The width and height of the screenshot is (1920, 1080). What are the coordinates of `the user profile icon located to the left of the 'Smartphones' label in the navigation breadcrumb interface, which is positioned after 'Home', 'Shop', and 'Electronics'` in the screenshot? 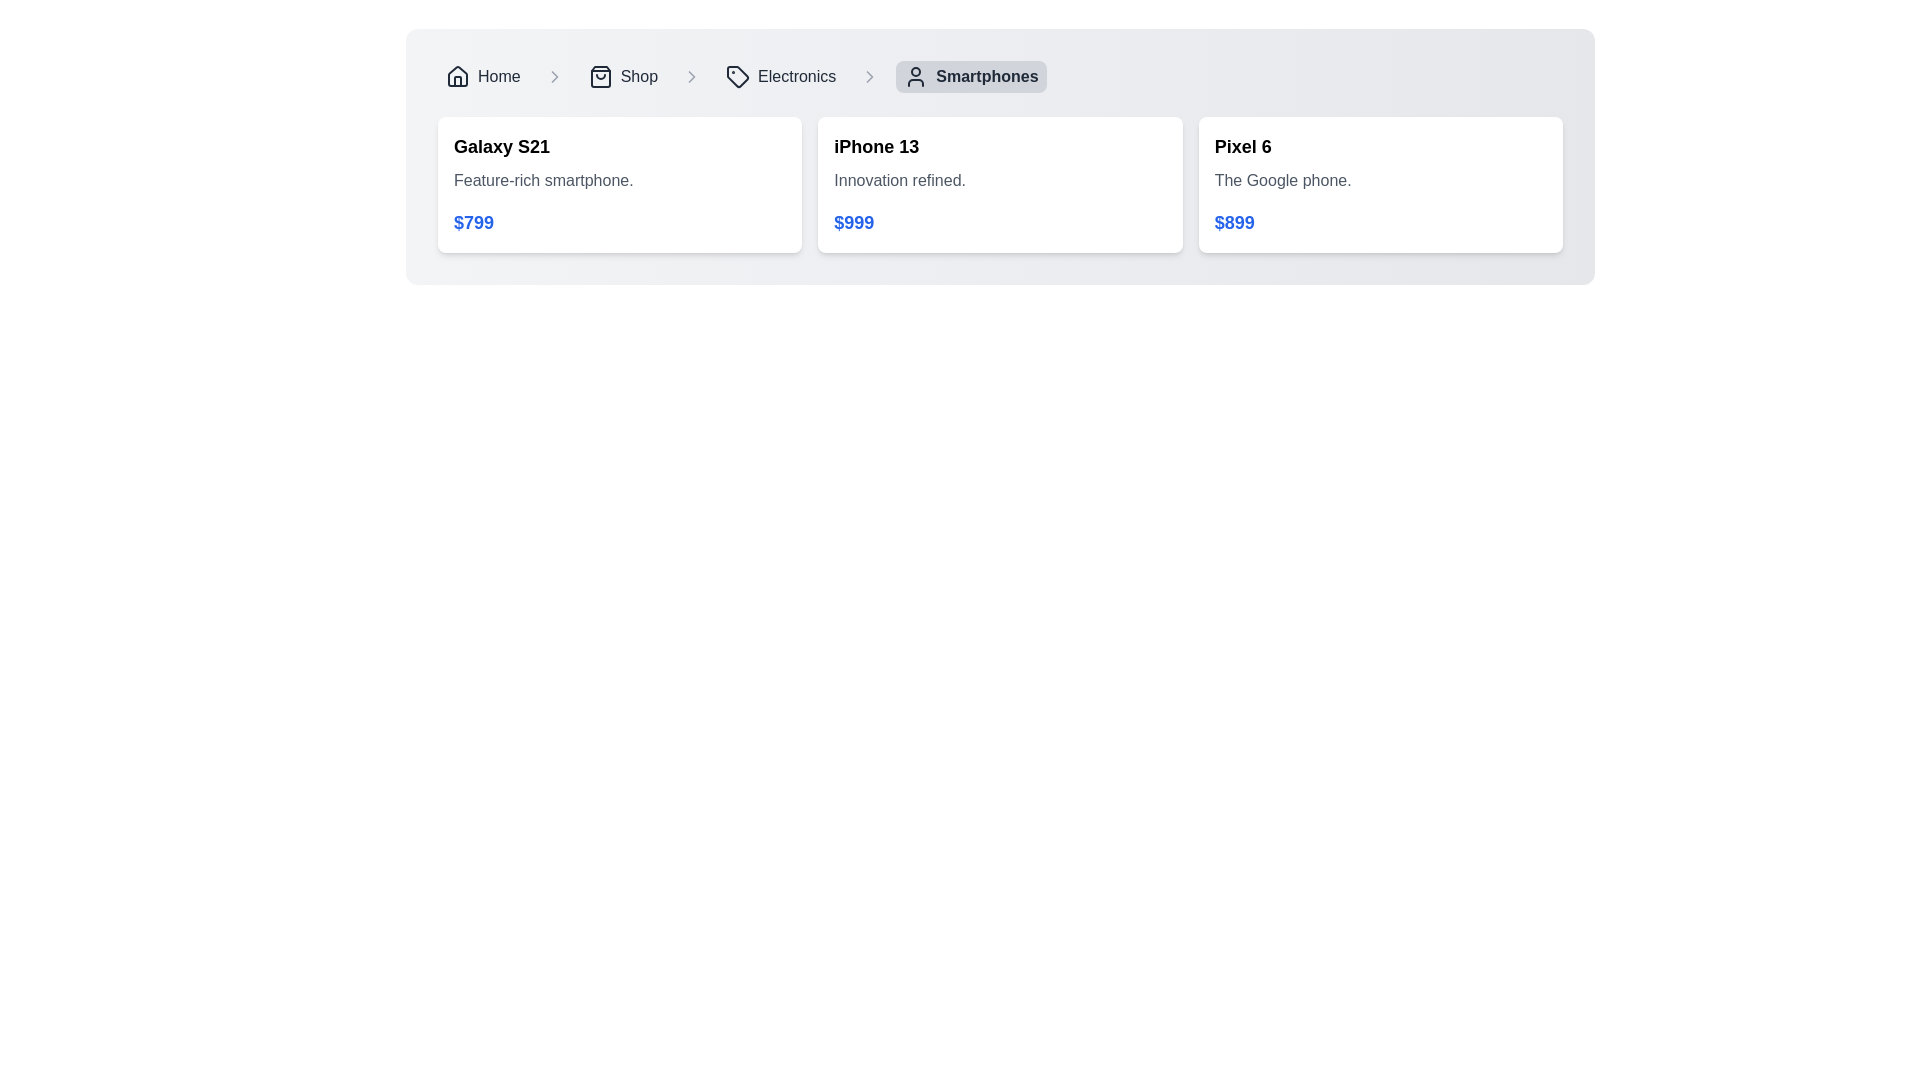 It's located at (915, 76).